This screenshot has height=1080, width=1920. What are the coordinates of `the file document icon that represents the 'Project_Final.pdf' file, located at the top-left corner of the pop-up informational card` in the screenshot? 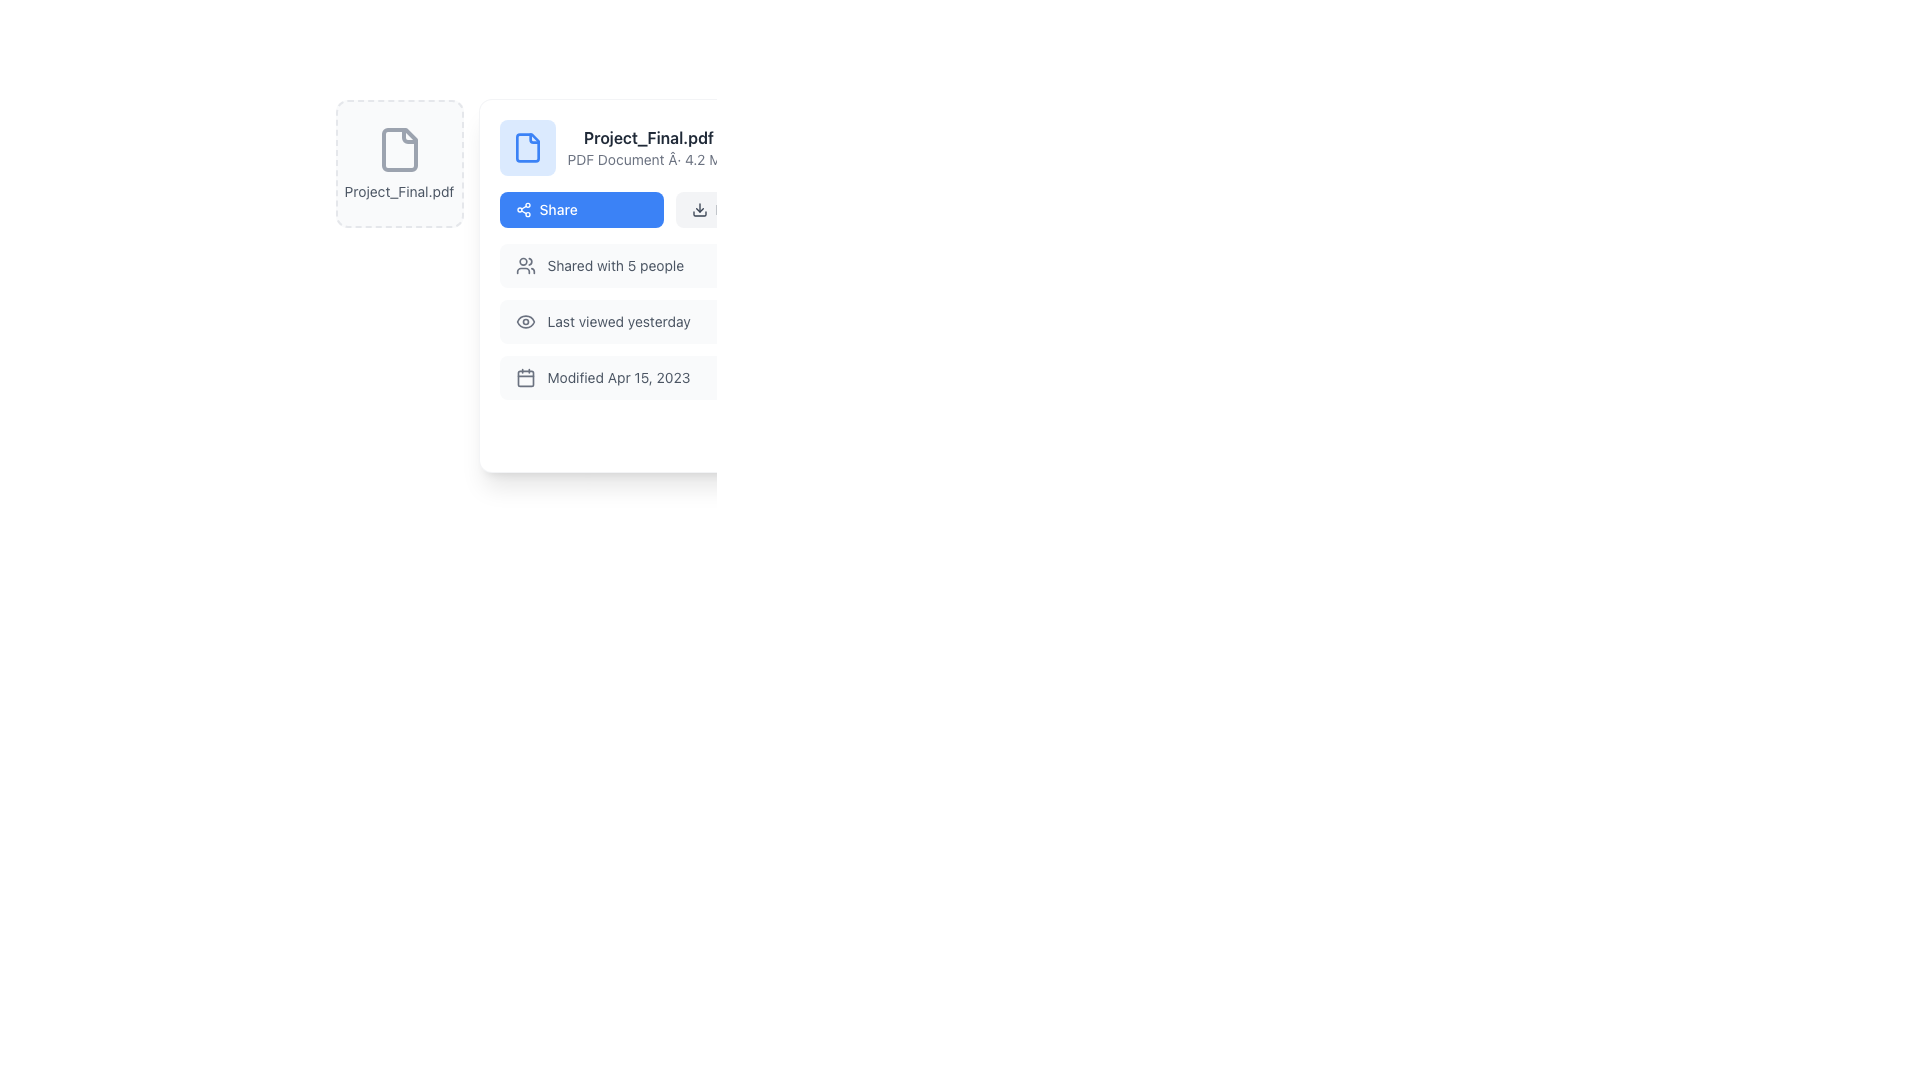 It's located at (527, 146).